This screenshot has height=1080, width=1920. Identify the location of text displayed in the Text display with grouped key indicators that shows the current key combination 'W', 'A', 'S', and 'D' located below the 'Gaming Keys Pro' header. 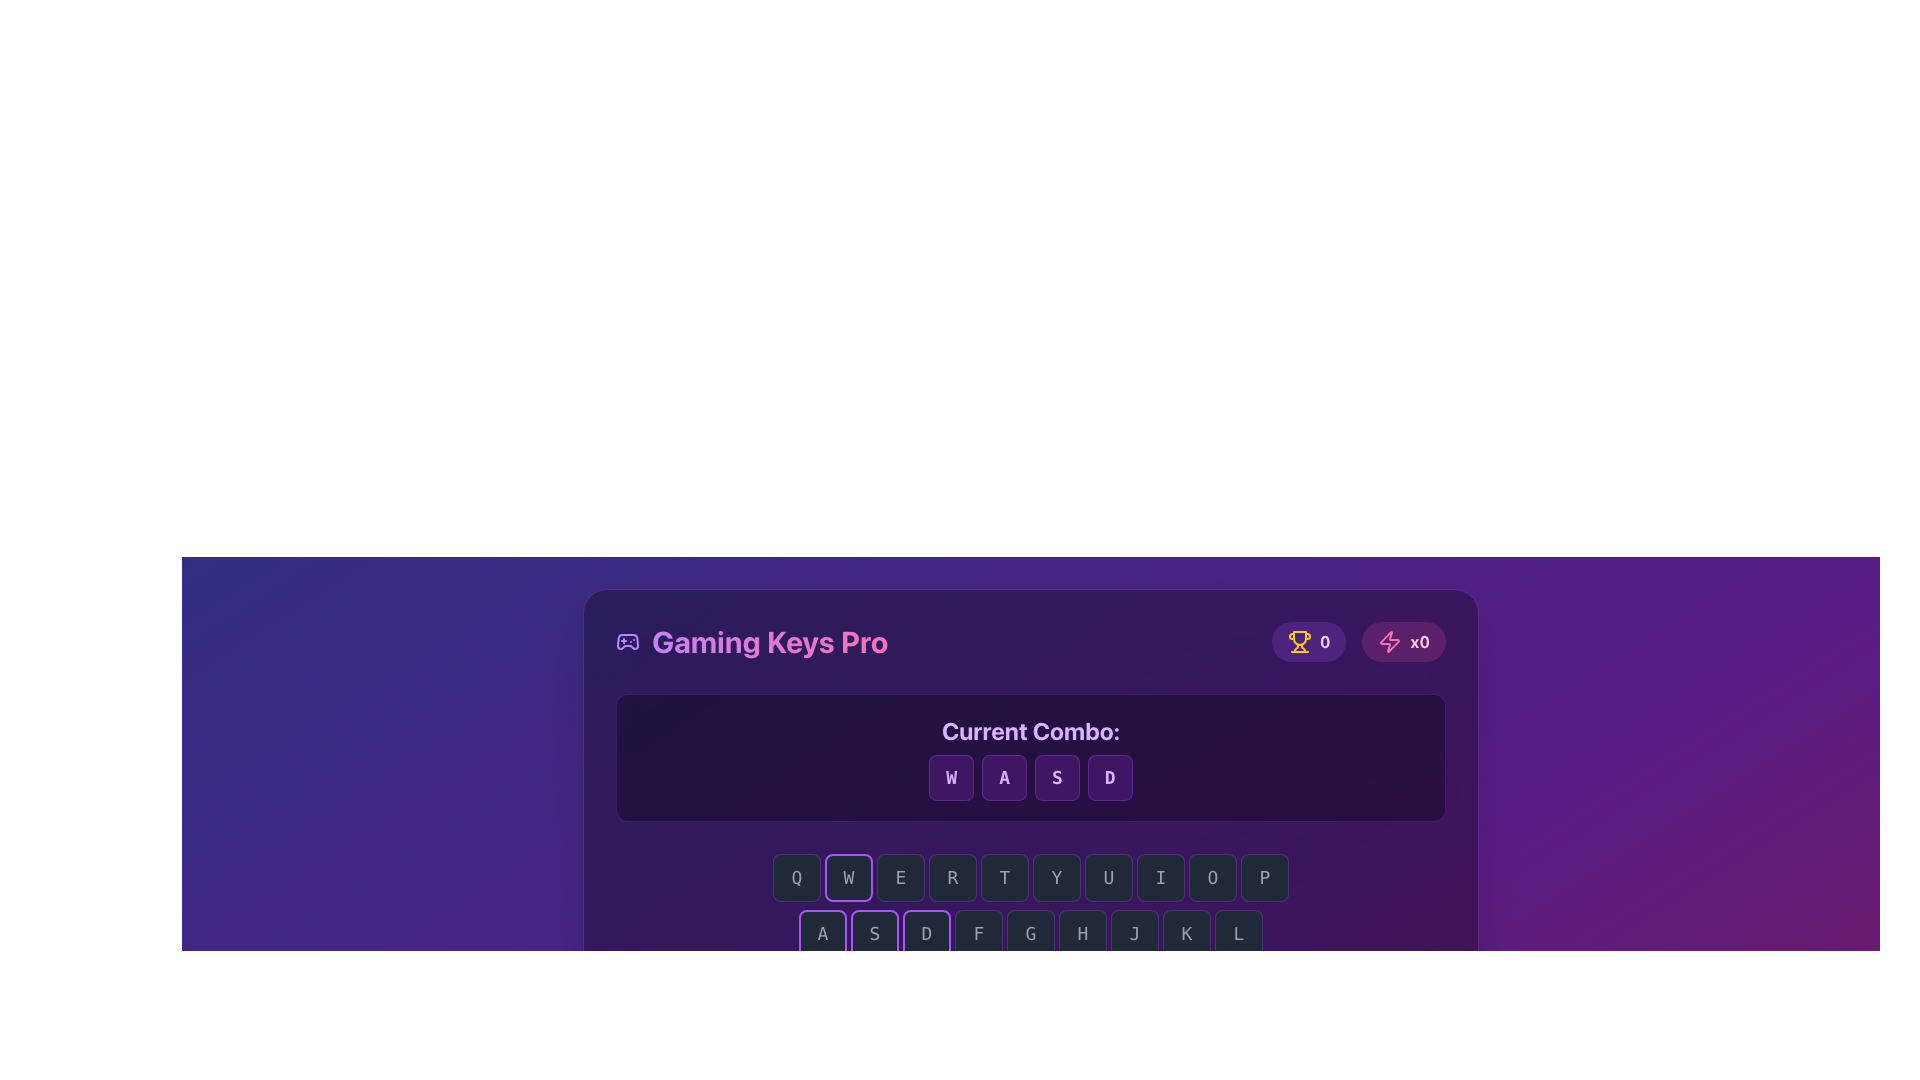
(1031, 758).